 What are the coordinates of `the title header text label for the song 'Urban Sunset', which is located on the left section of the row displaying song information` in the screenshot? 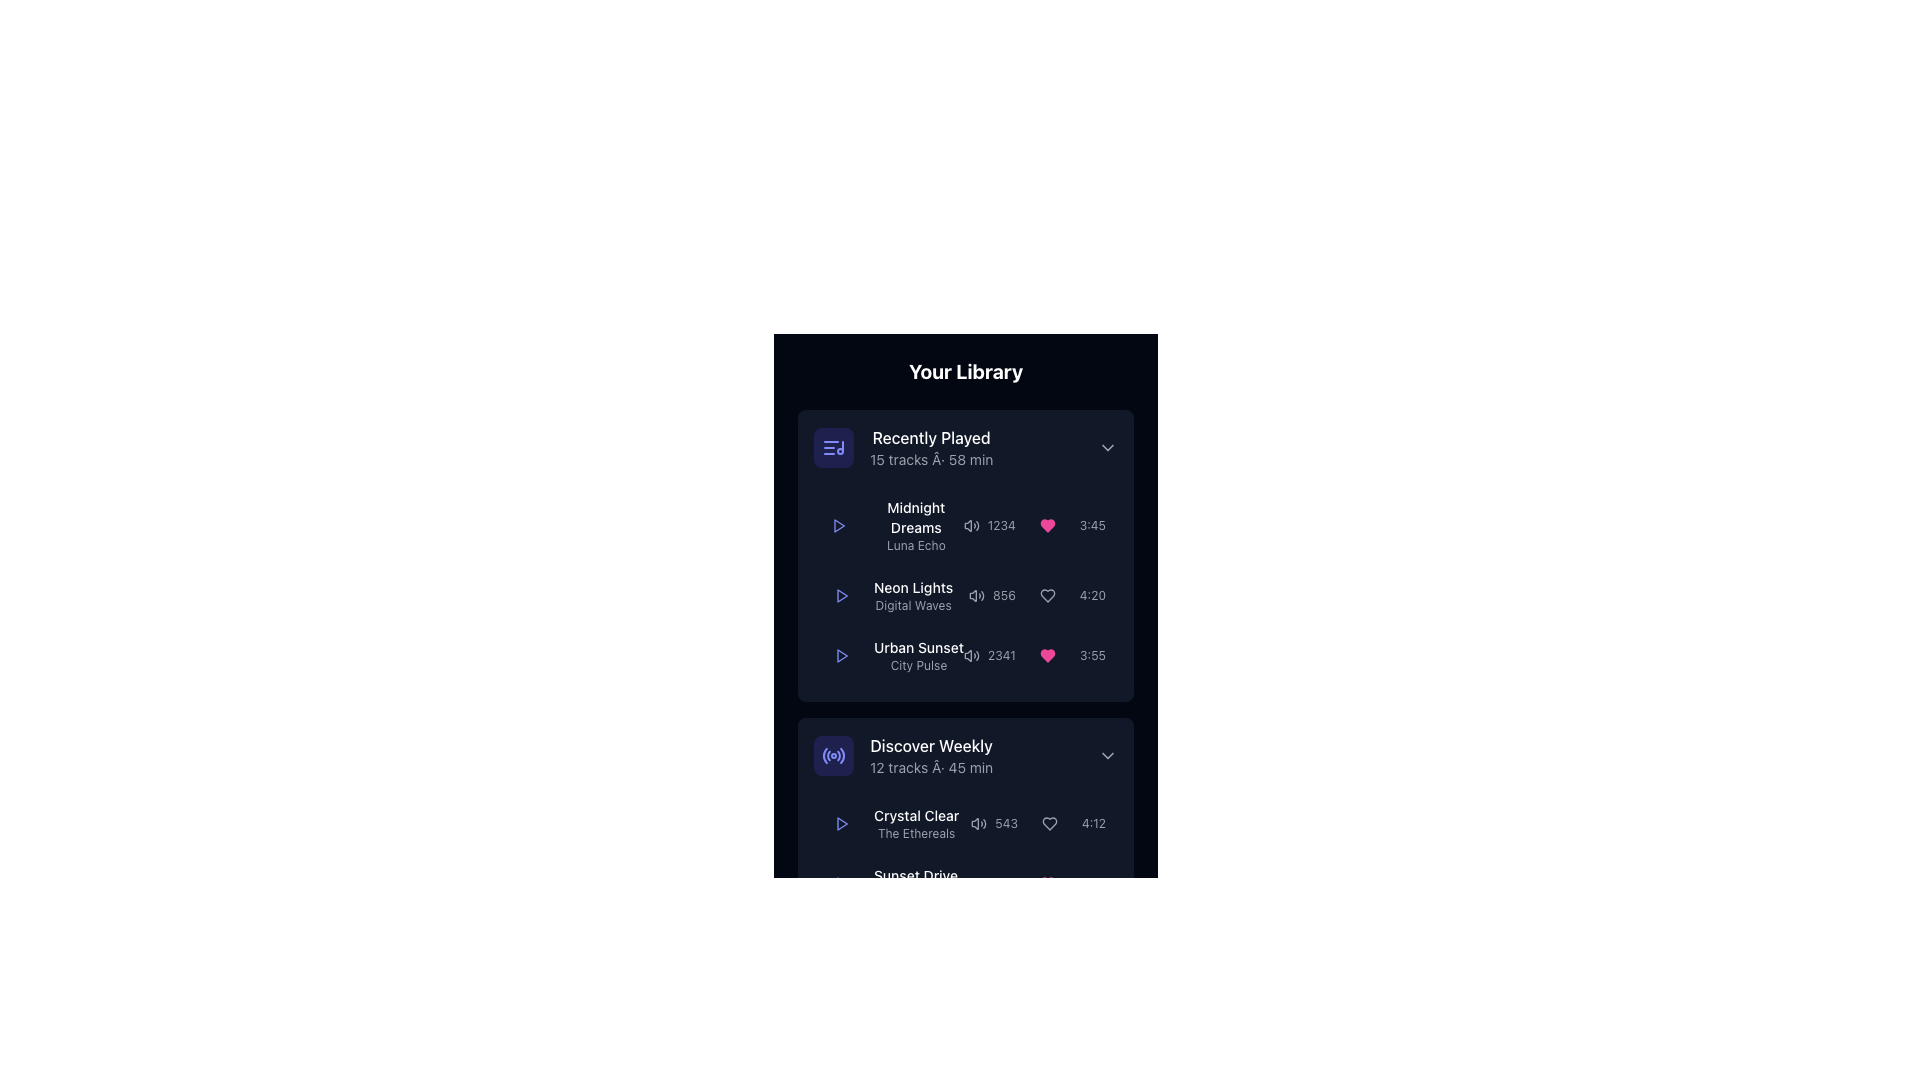 It's located at (893, 655).